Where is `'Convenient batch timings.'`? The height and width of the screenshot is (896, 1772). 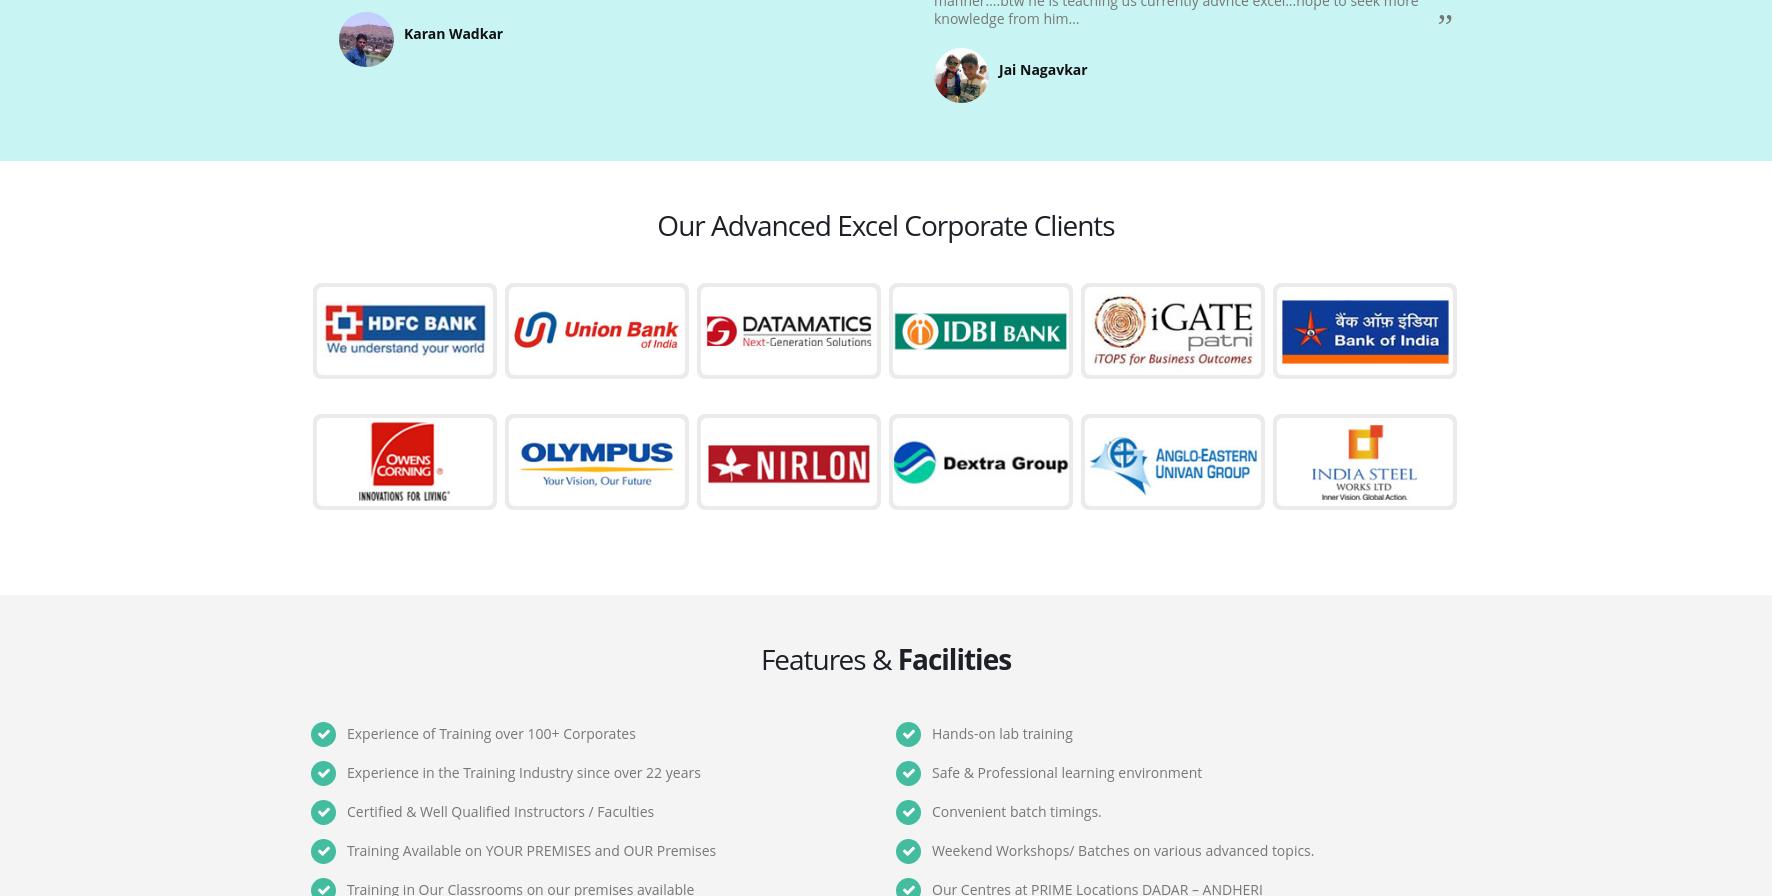
'Convenient batch timings.' is located at coordinates (1016, 811).